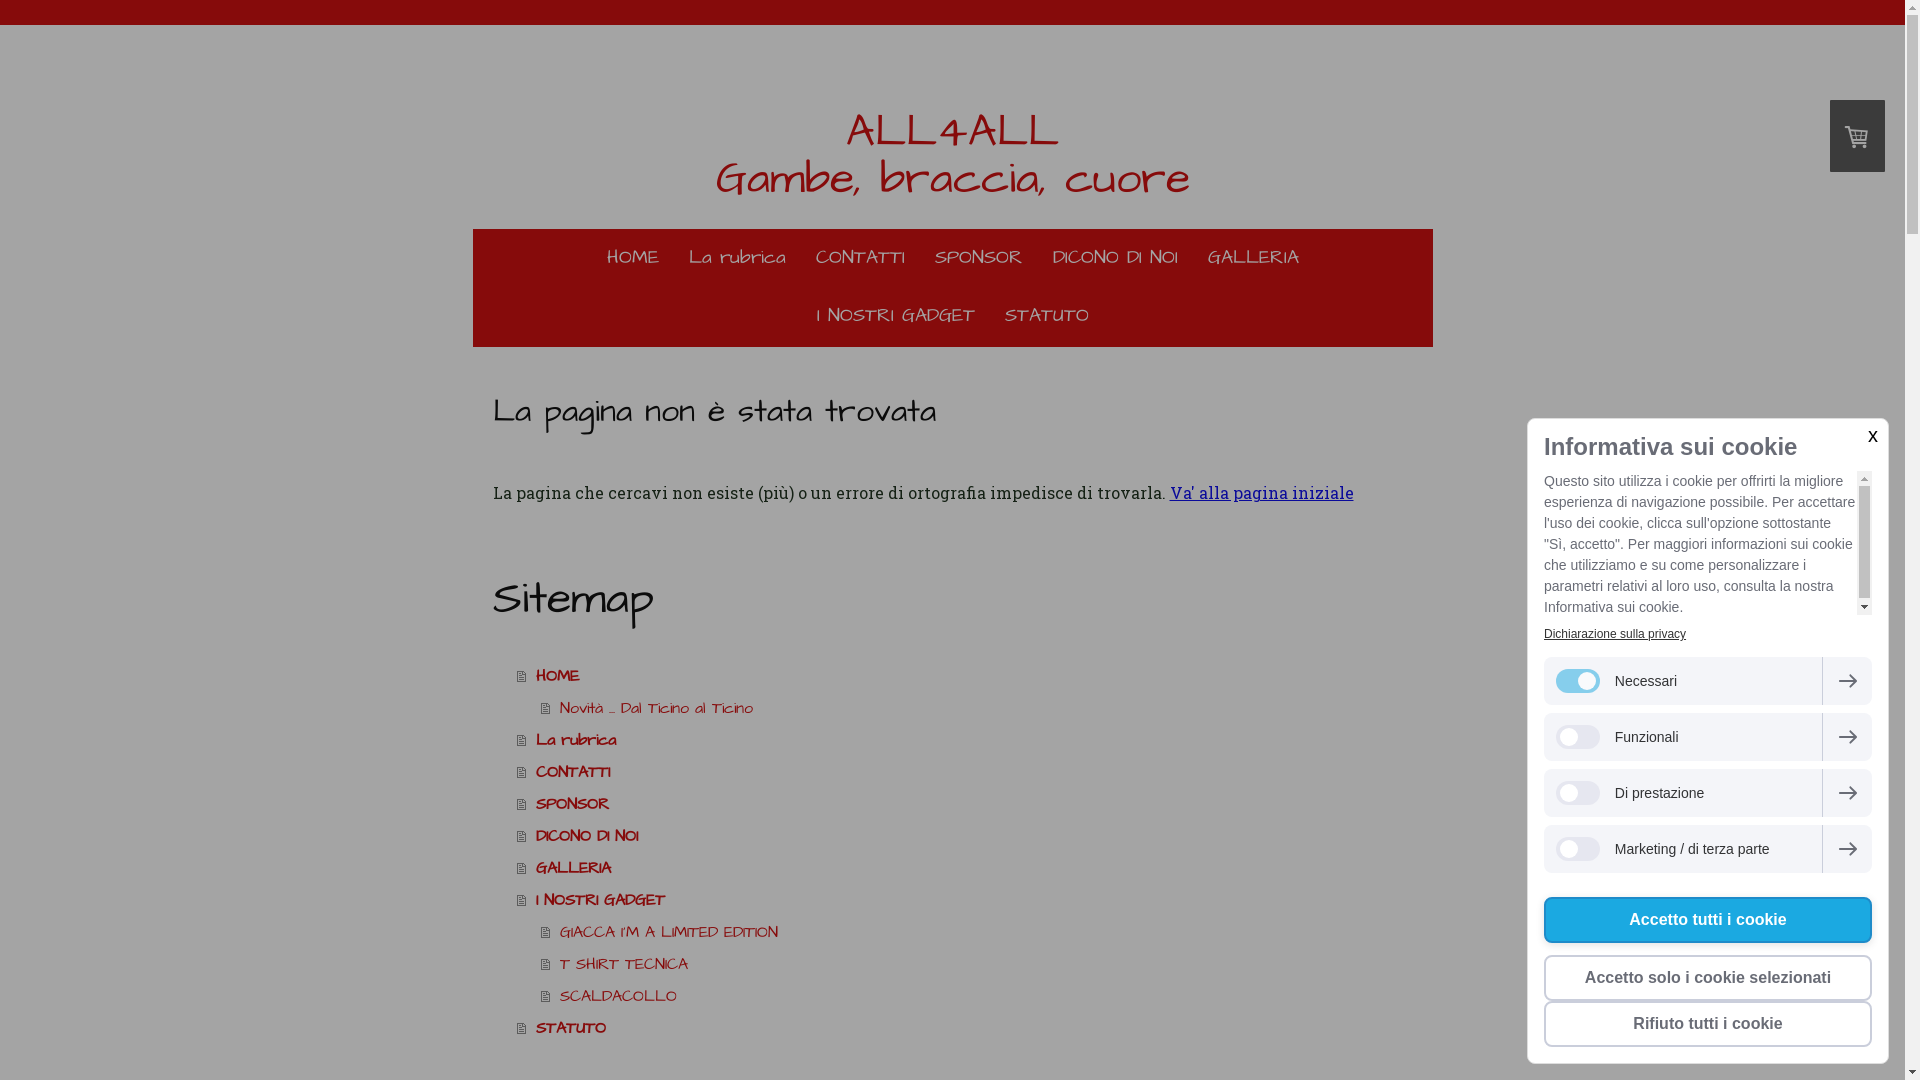 The height and width of the screenshot is (1080, 1920). Describe the element at coordinates (1707, 920) in the screenshot. I see `'Accetto tutti i cookie'` at that location.